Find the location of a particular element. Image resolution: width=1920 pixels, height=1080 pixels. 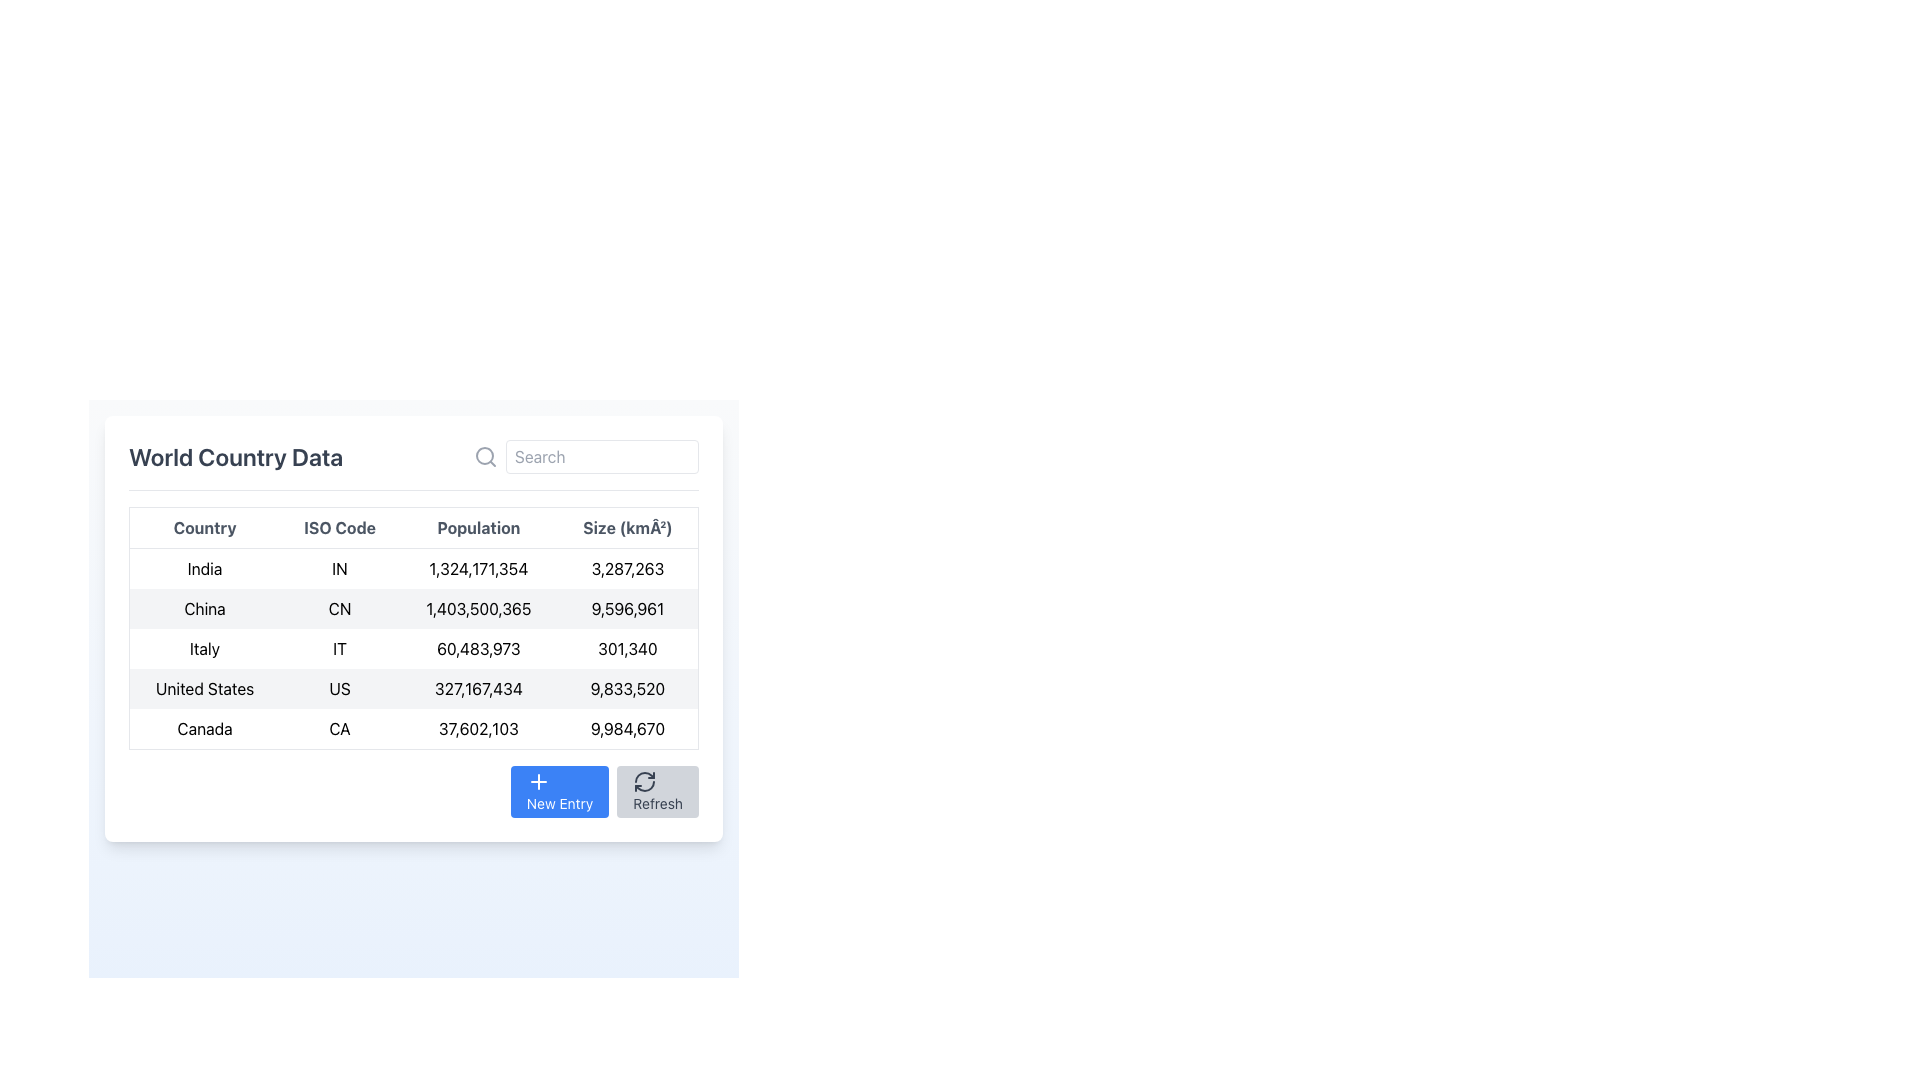

the text element displaying 'IT', which is the second cell in the row corresponding to 'Italy' in the table is located at coordinates (340, 648).